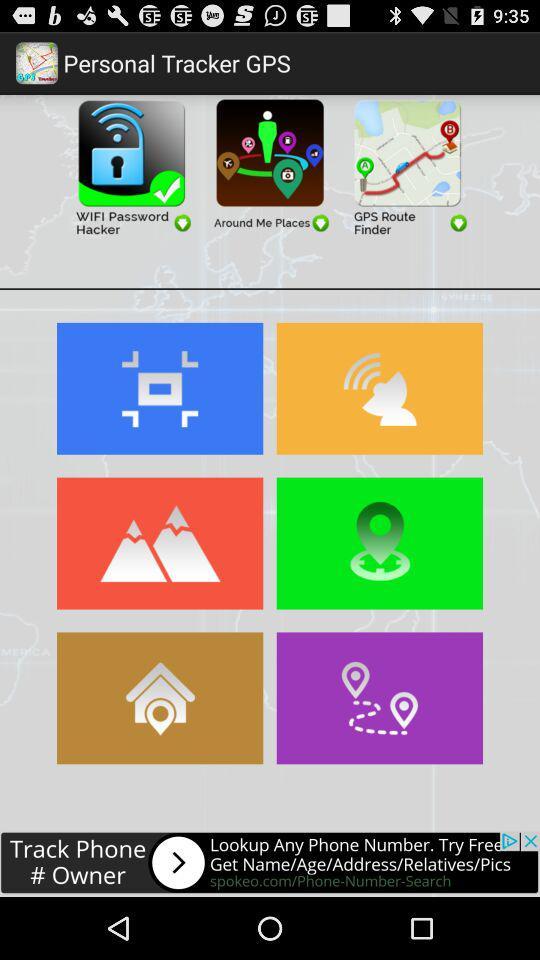  I want to click on location, so click(379, 543).